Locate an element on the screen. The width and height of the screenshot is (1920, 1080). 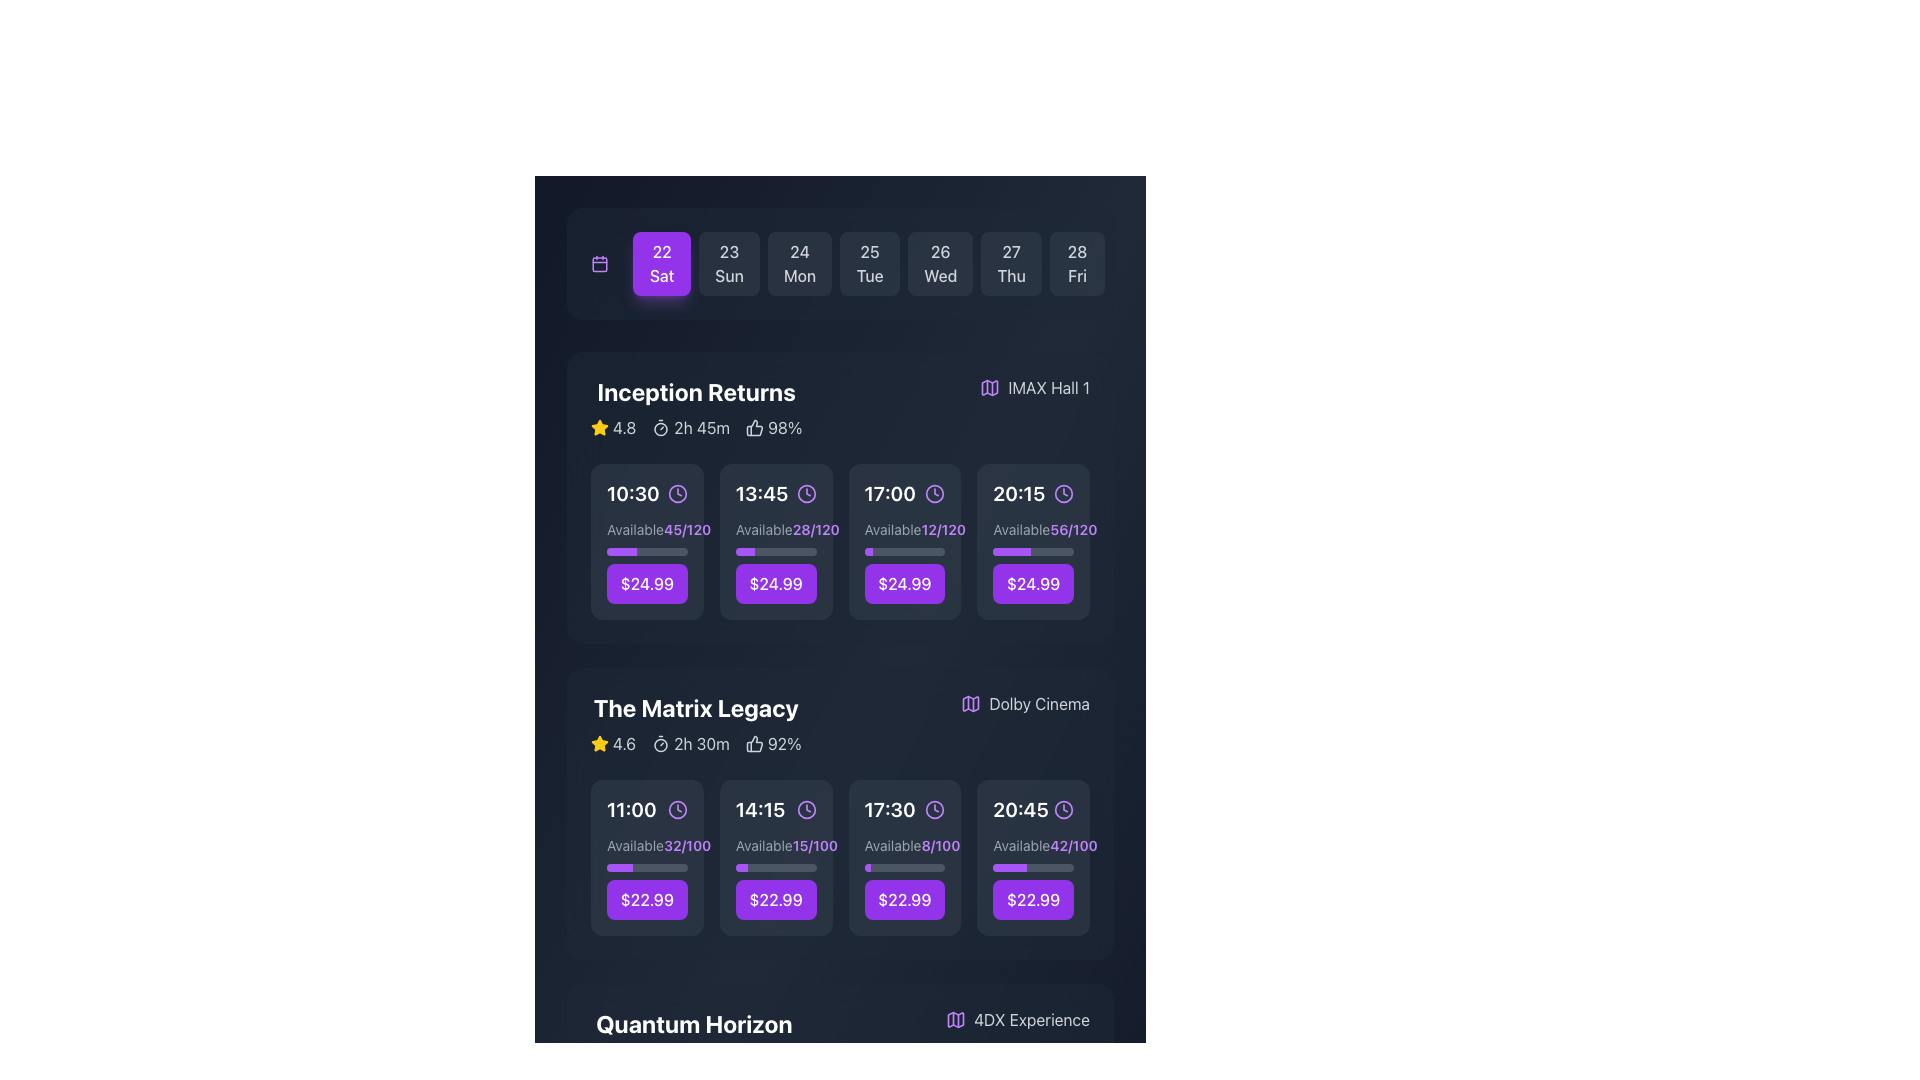
the progress bar that visually represents the percentage of available capacity, located below the text 'Available 28/120' and above the button displaying '$24.99' is located at coordinates (775, 551).